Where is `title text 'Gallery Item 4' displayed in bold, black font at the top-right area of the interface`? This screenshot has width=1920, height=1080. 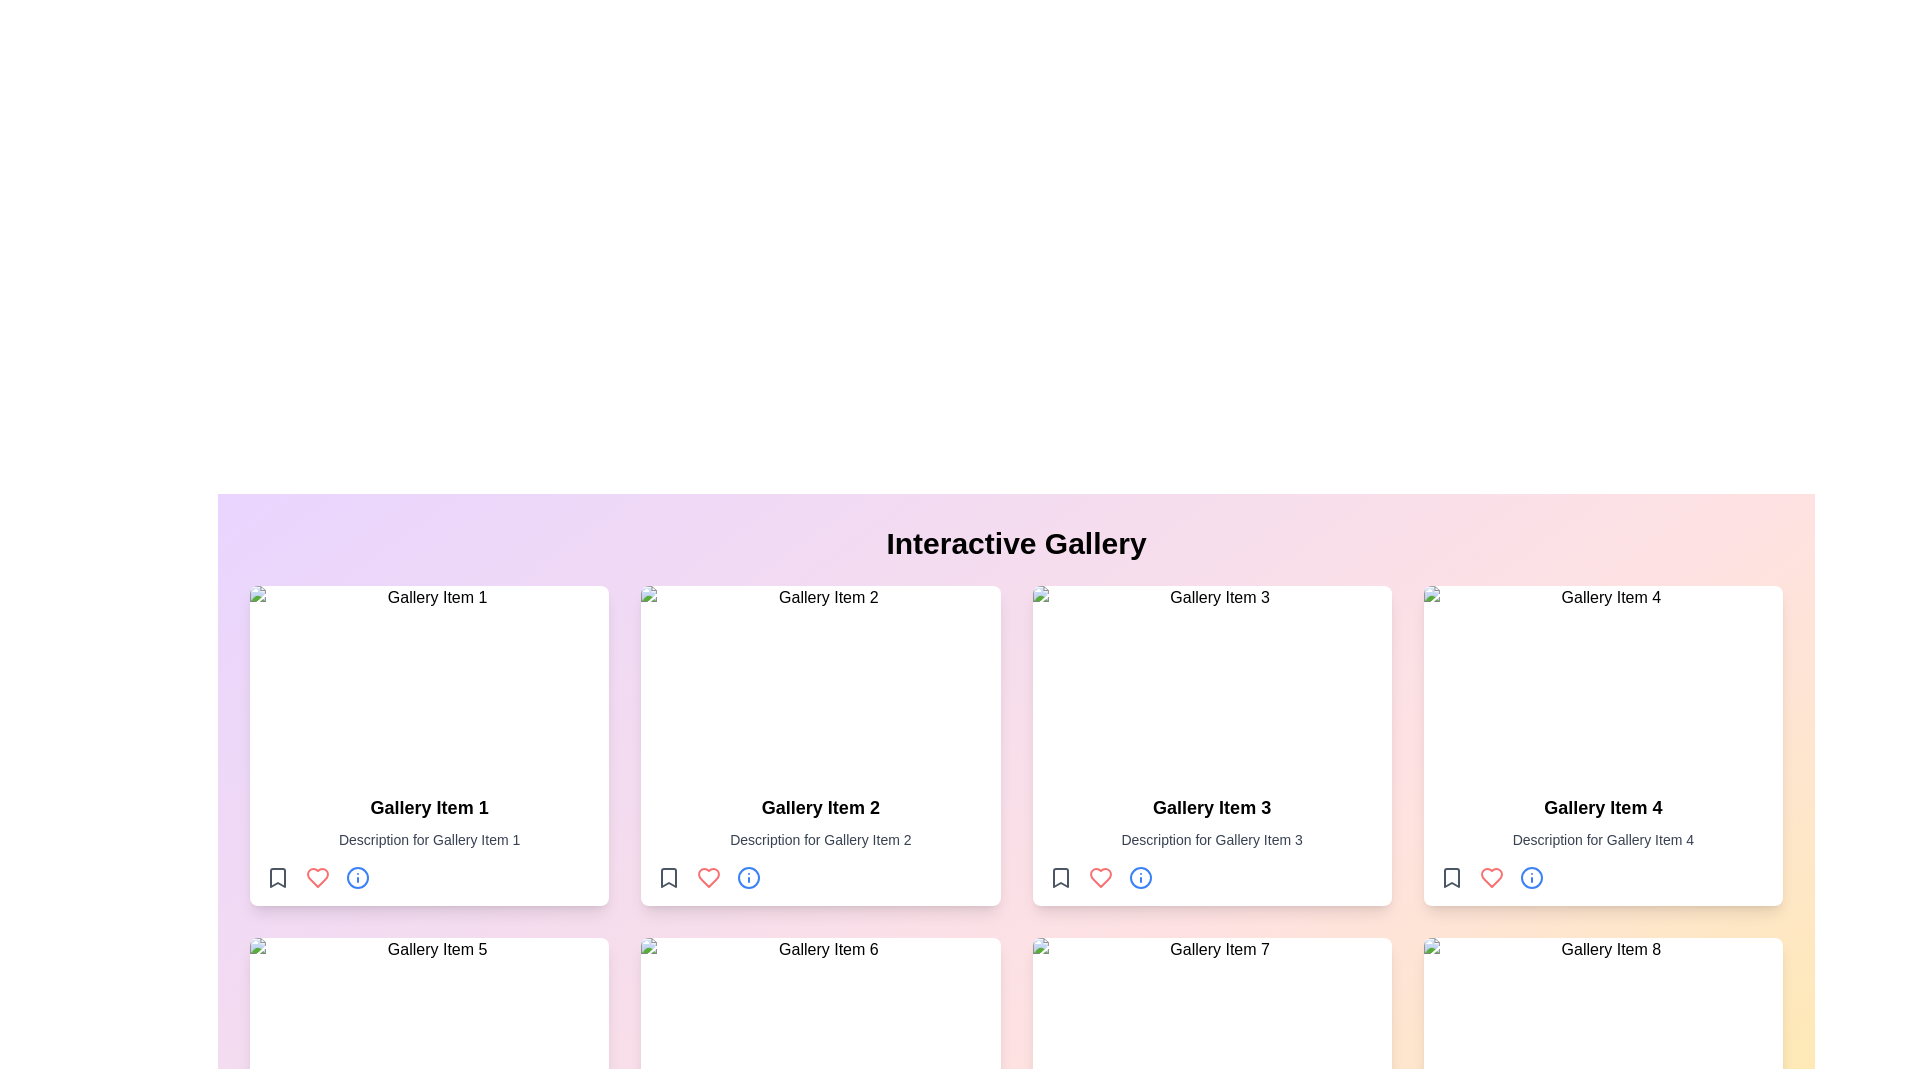
title text 'Gallery Item 4' displayed in bold, black font at the top-right area of the interface is located at coordinates (1603, 806).